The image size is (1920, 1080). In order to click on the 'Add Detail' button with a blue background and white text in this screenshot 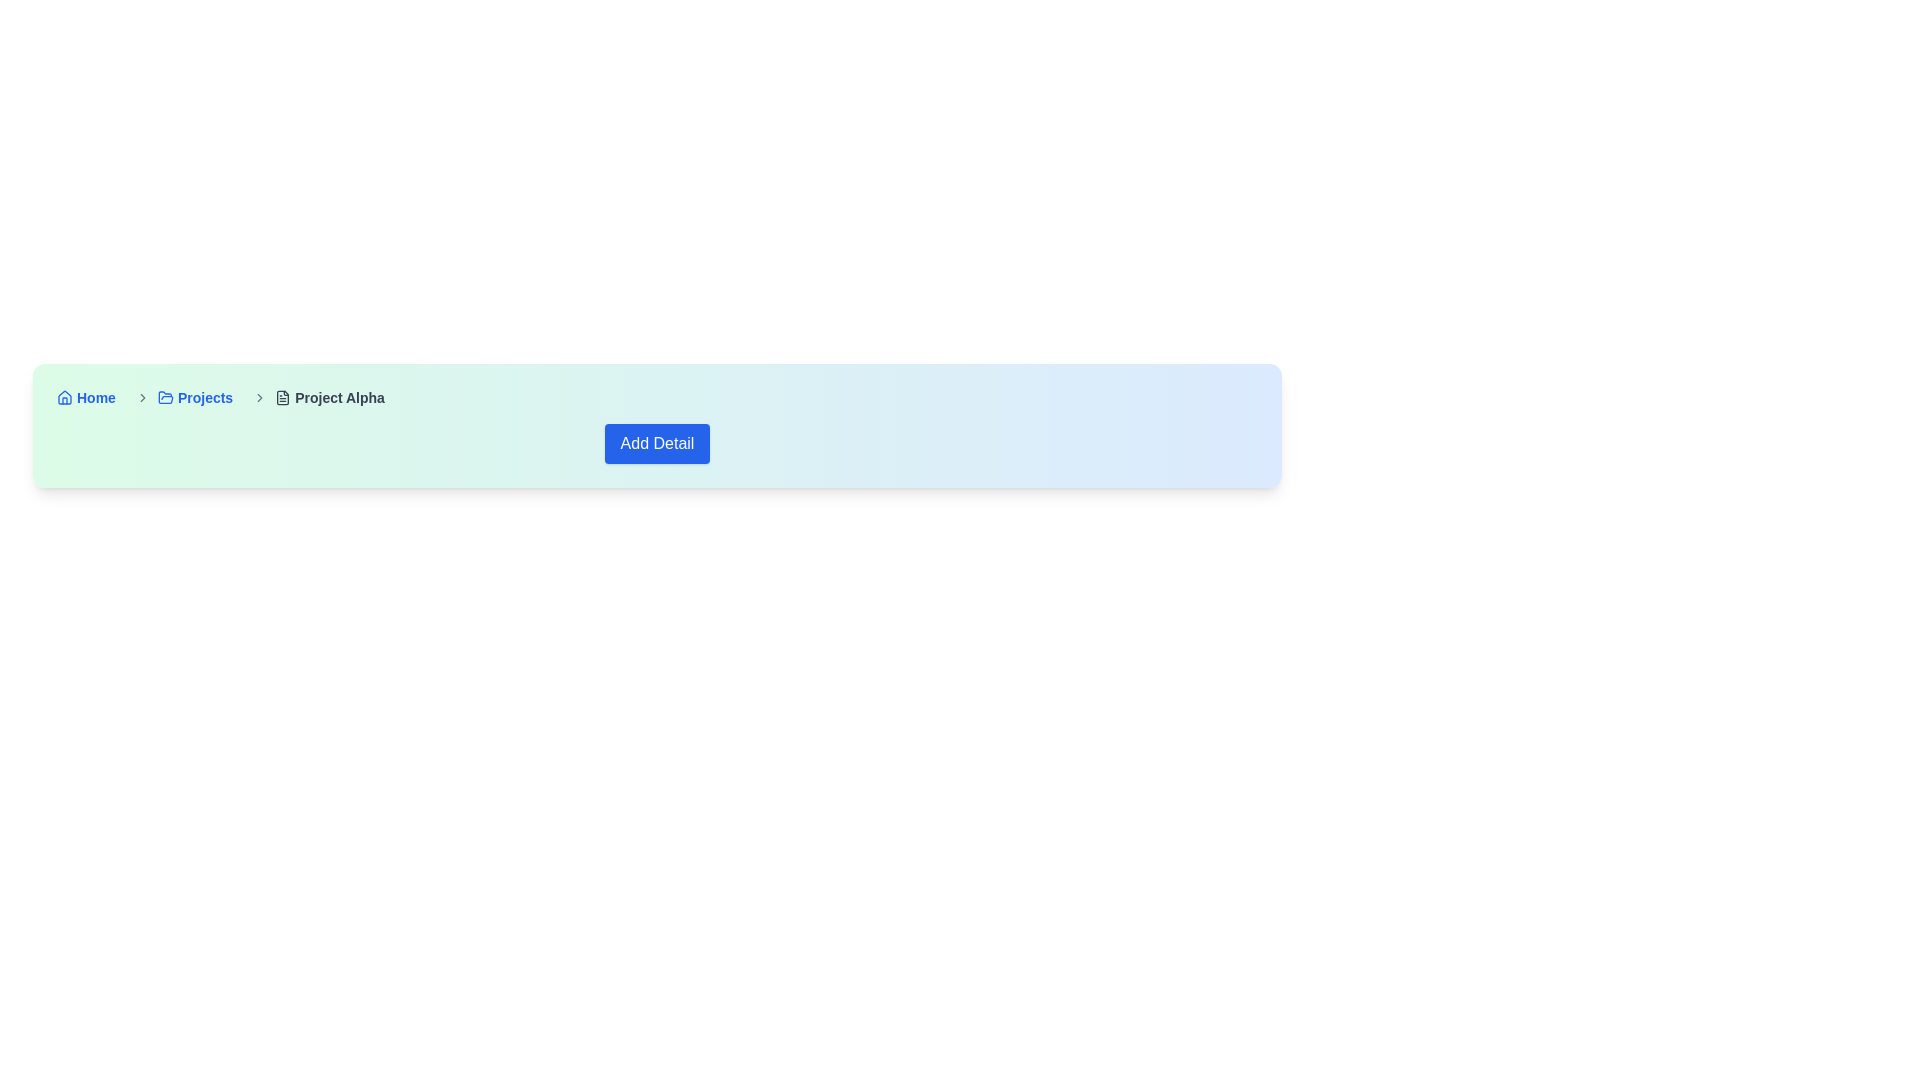, I will do `click(657, 442)`.